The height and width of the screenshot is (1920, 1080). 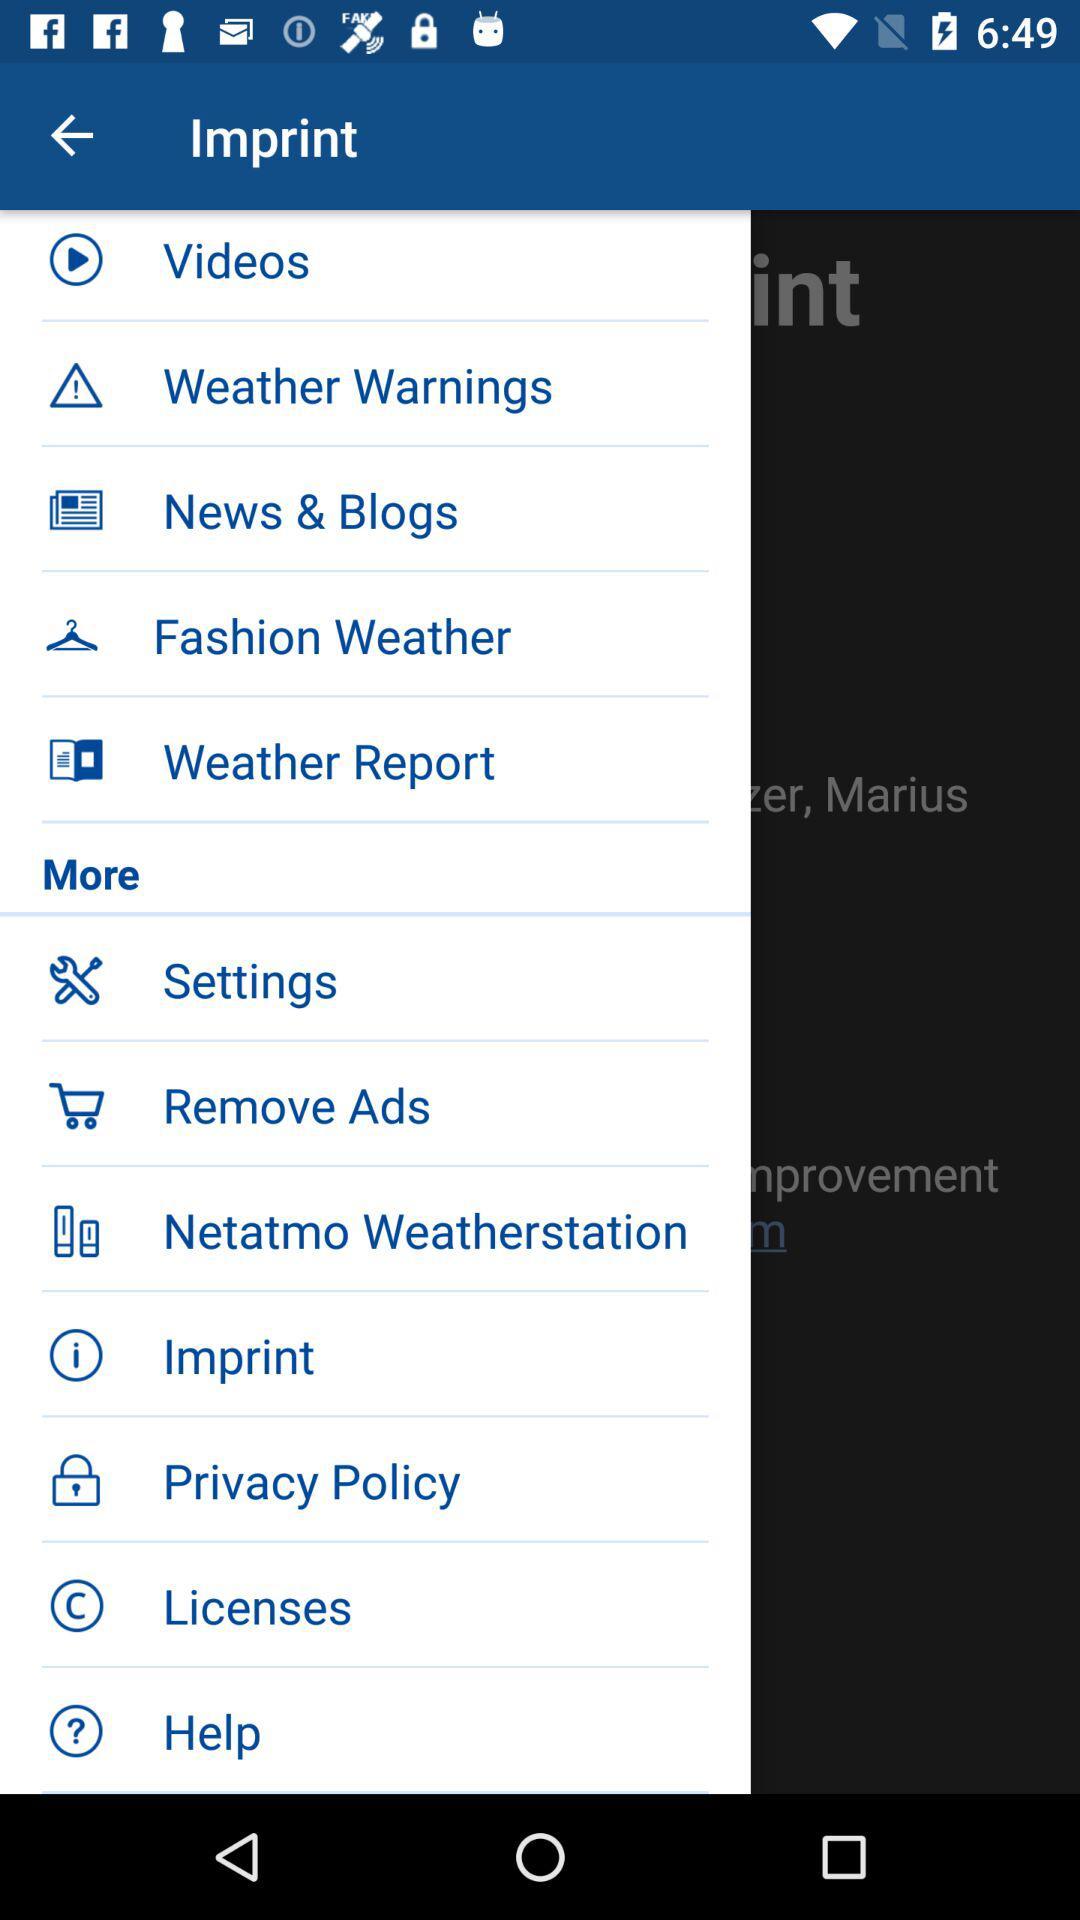 What do you see at coordinates (72, 135) in the screenshot?
I see `icon next to the videos item` at bounding box center [72, 135].